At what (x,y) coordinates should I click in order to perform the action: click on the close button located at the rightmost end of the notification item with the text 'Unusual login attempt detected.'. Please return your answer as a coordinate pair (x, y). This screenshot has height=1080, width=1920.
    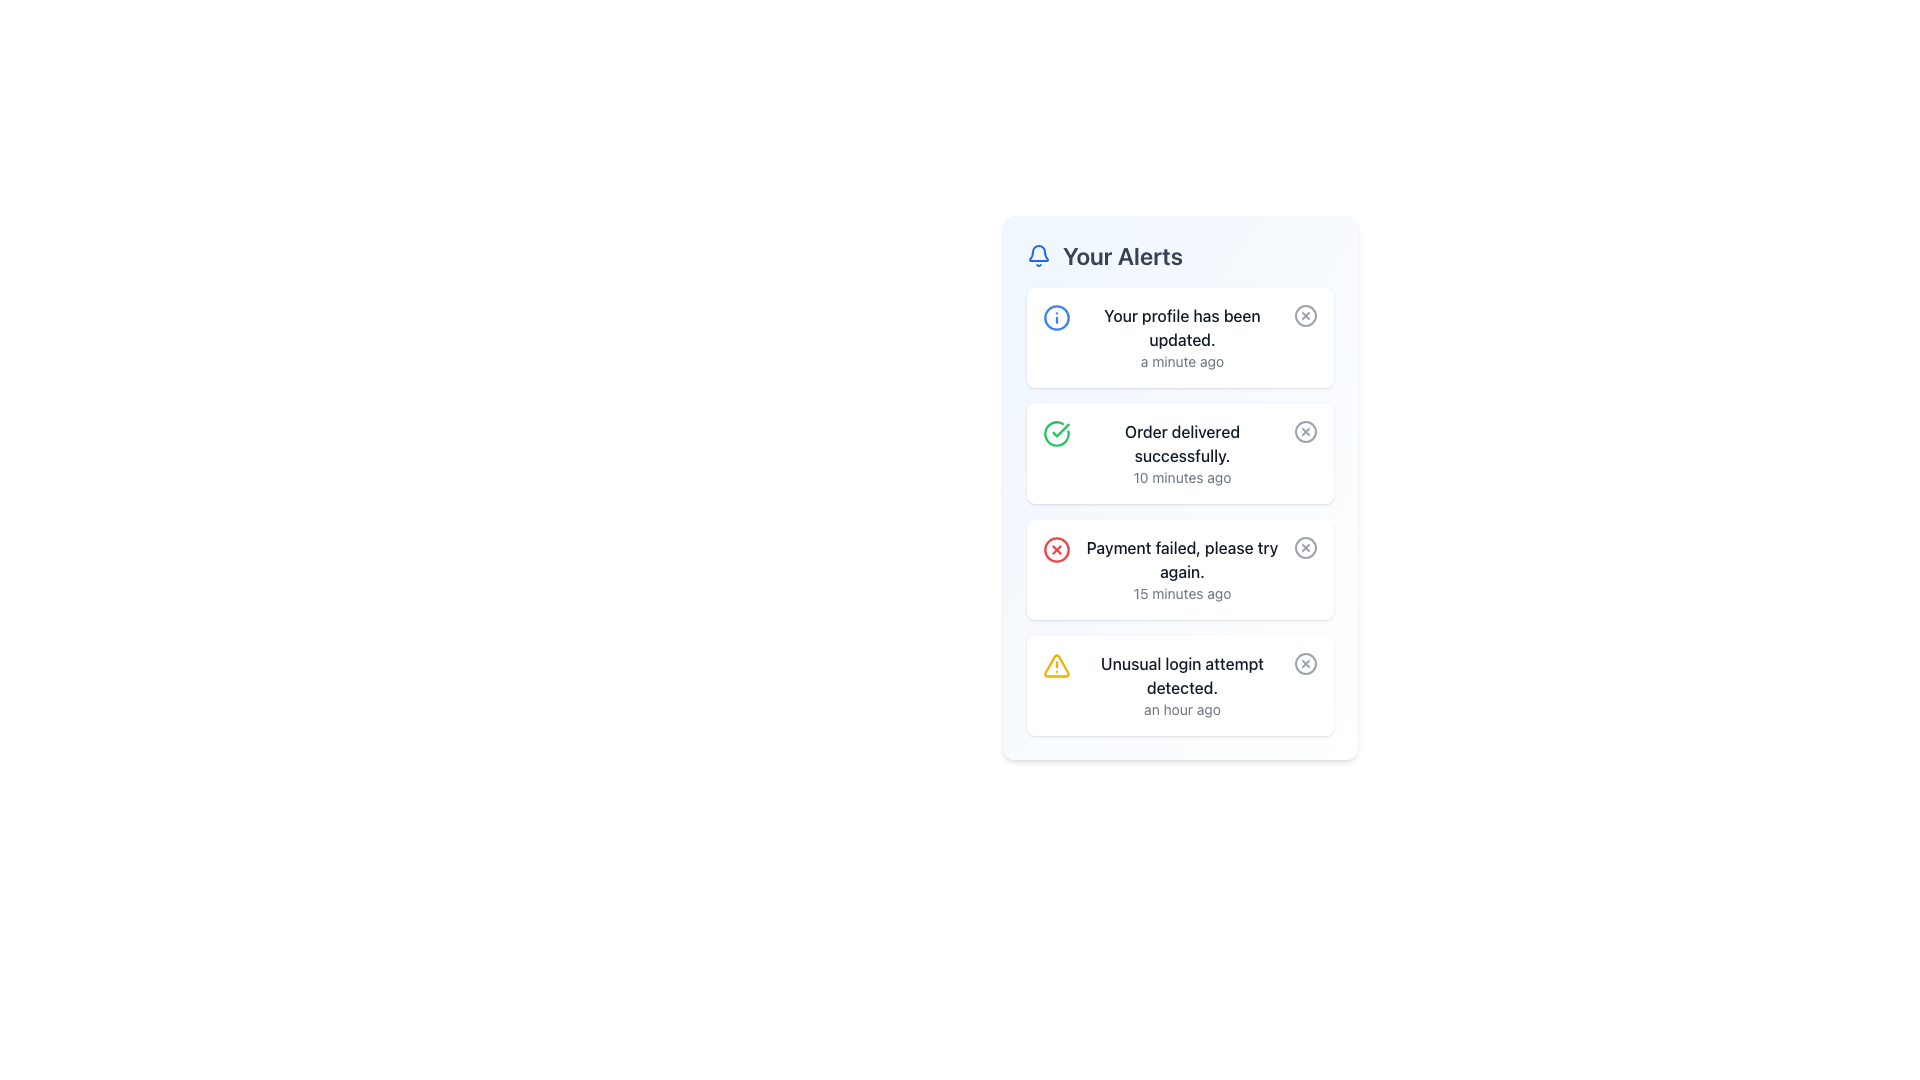
    Looking at the image, I should click on (1305, 663).